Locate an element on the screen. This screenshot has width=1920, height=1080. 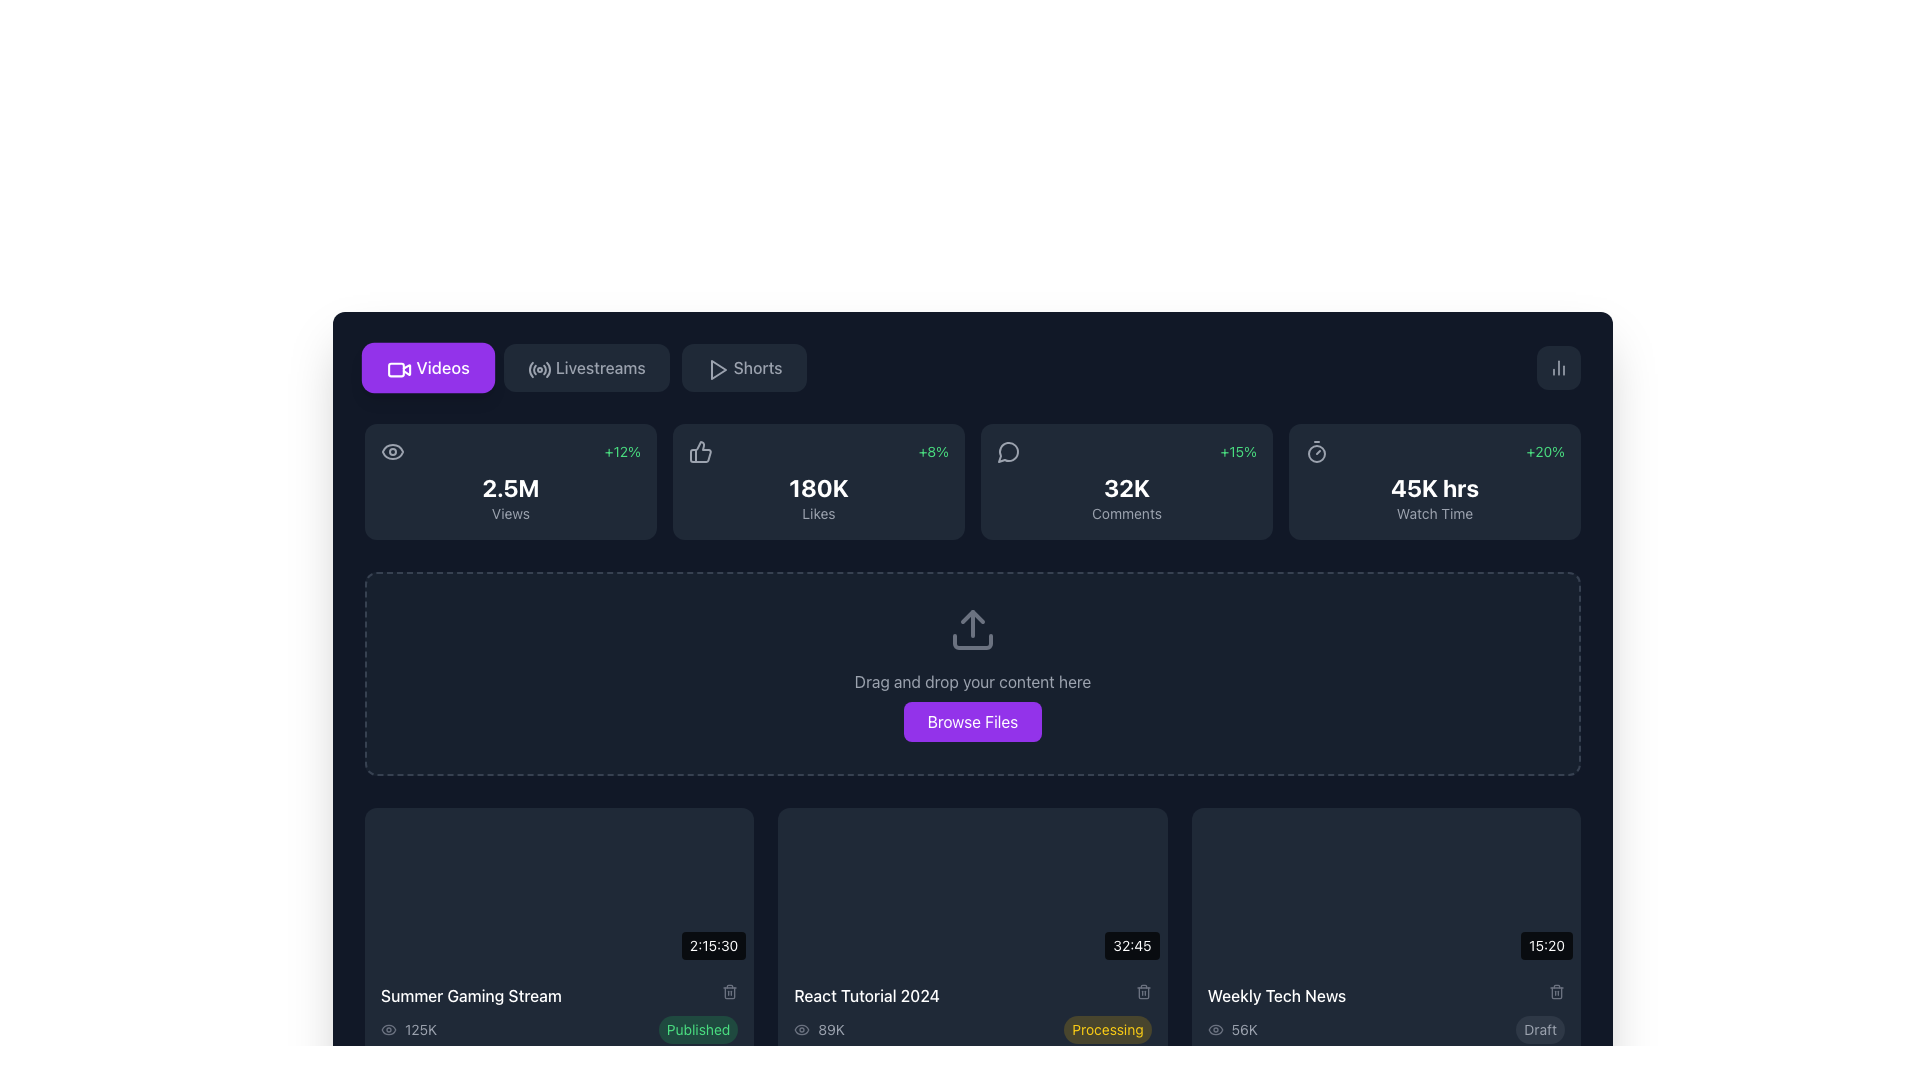
the circular element of the stopwatch icon located at the center of the SVG structure is located at coordinates (1316, 454).